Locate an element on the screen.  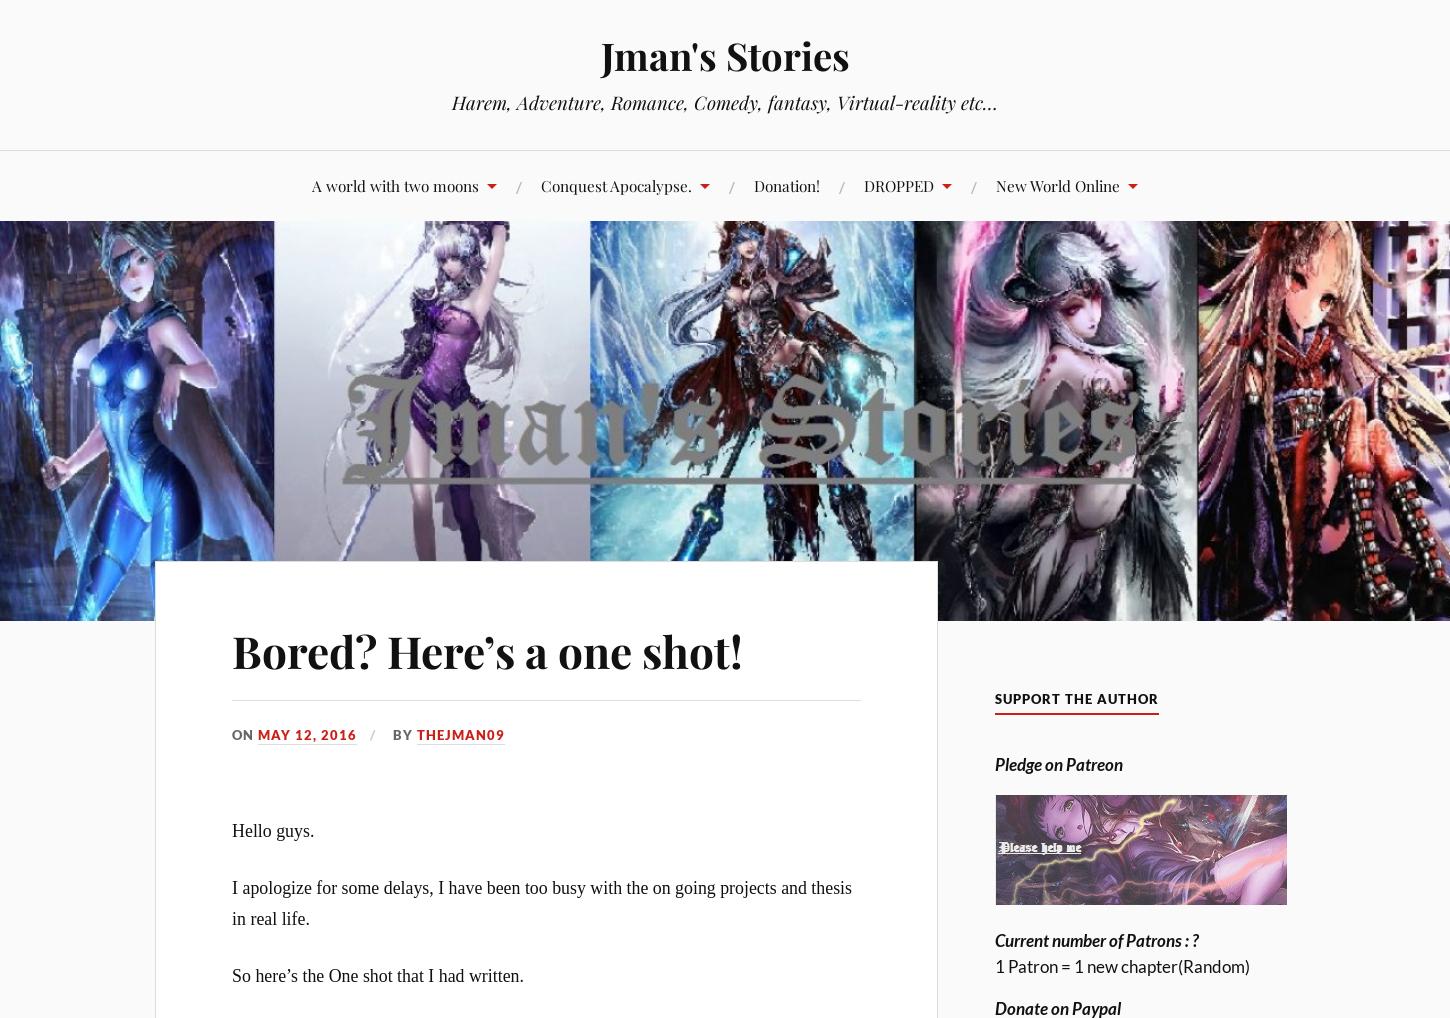
'On' is located at coordinates (245, 732).